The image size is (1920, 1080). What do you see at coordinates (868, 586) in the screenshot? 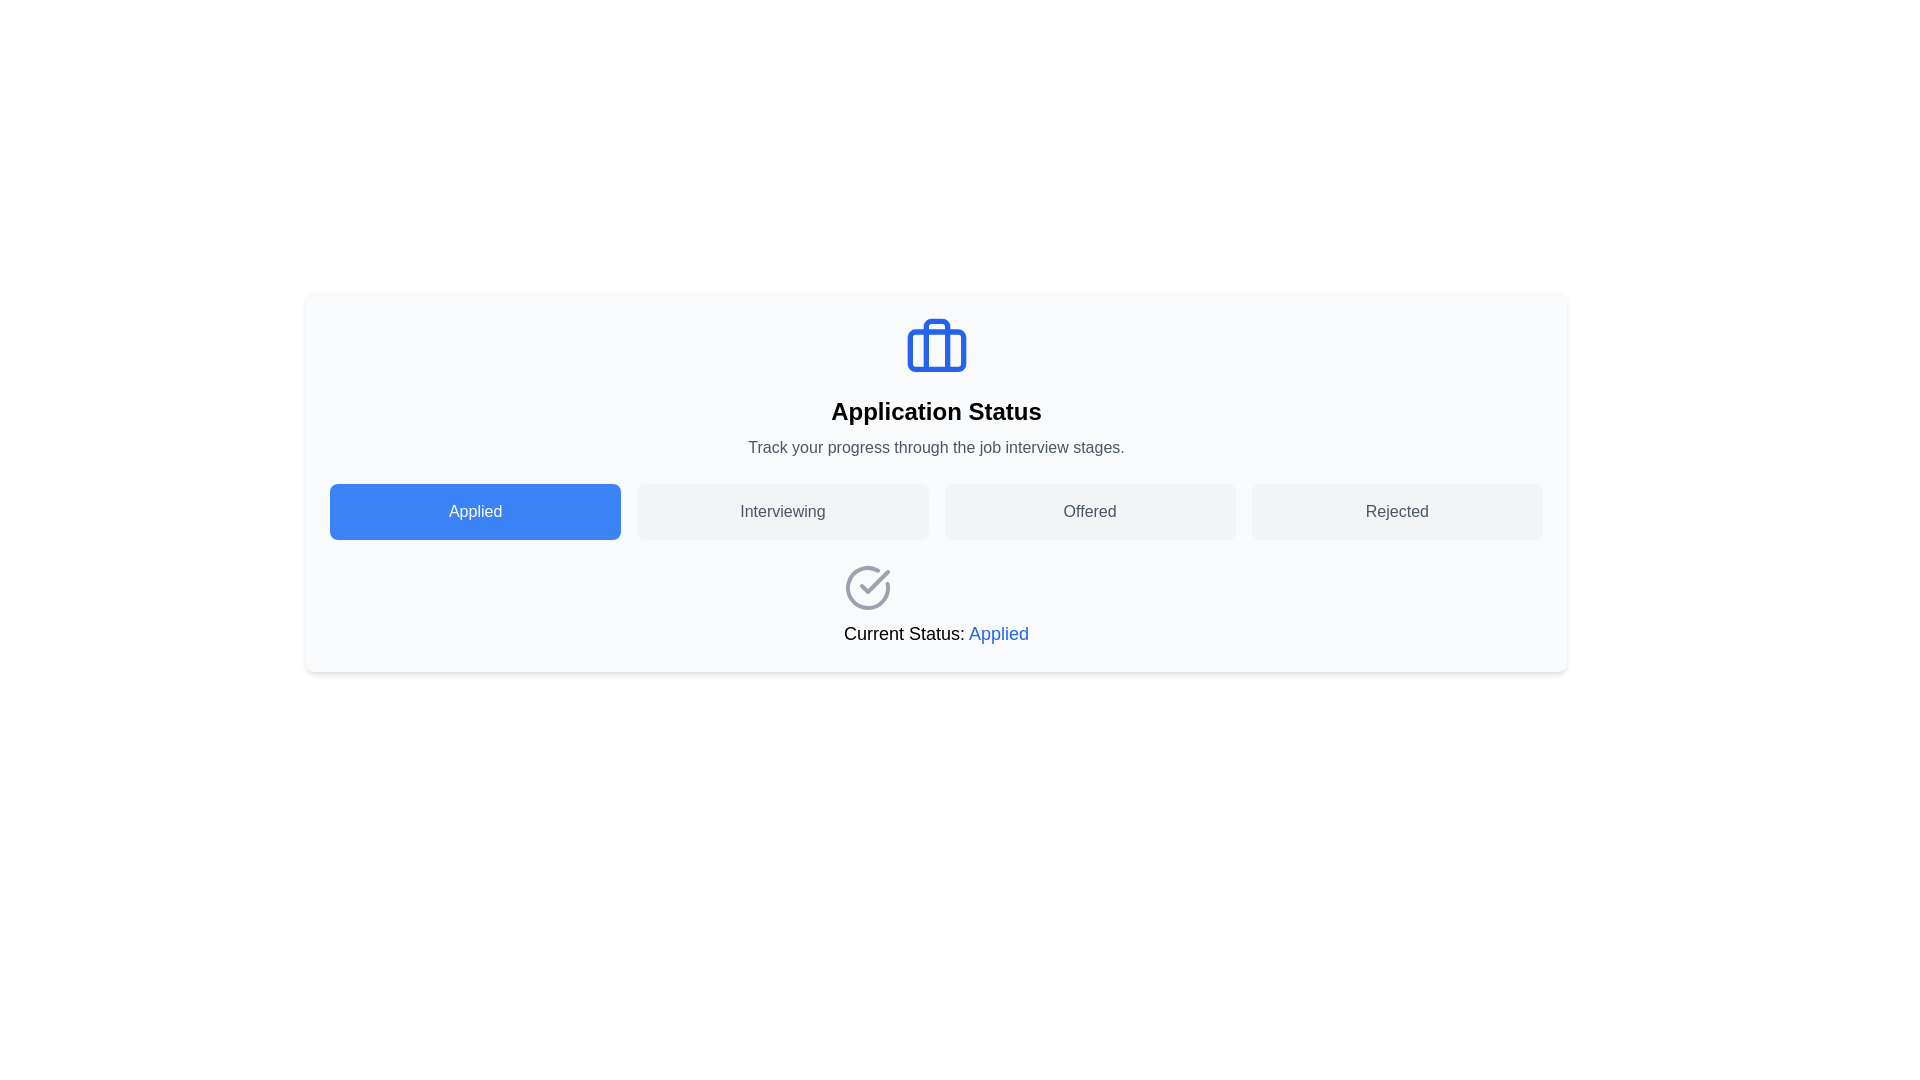
I see `the success status icon located in the 'Current Status: Applied' section, adjacent to the 'Applied' message` at bounding box center [868, 586].